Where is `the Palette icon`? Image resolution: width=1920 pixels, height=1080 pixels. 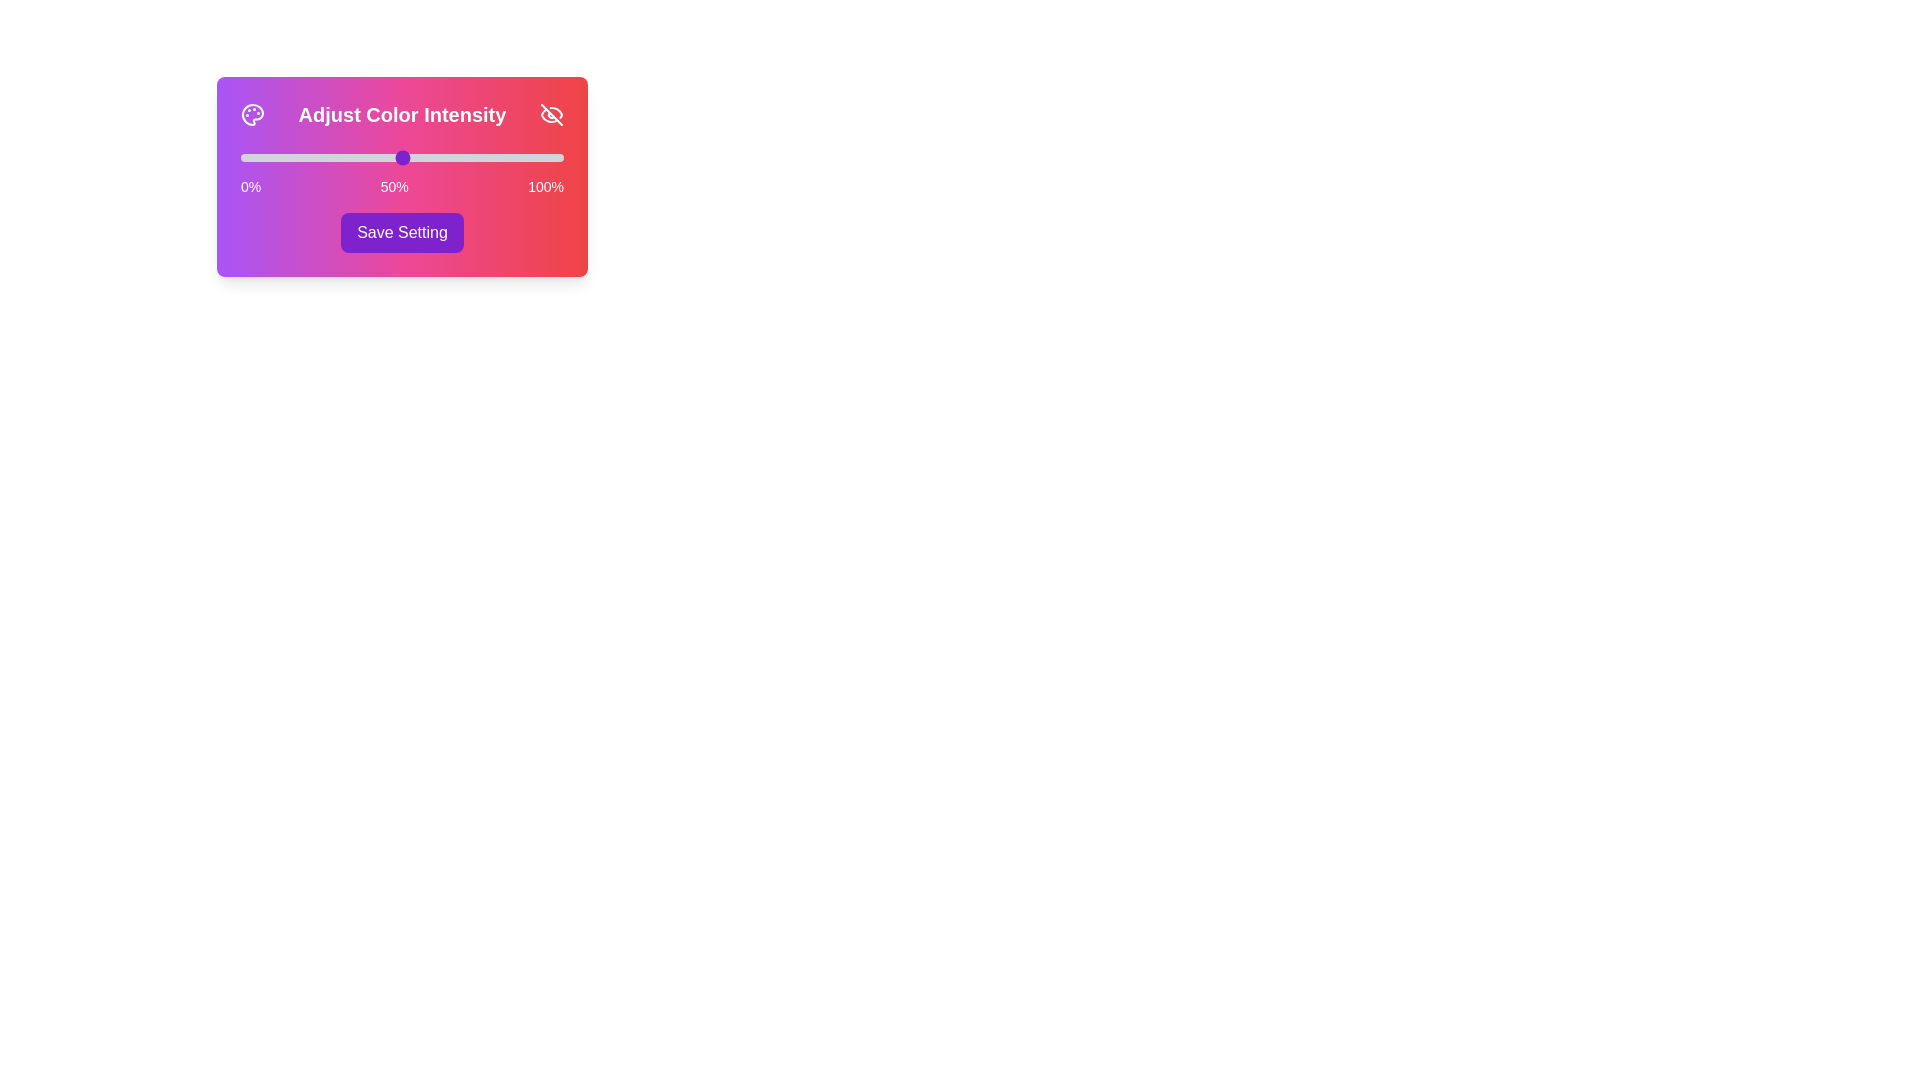
the Palette icon is located at coordinates (252, 115).